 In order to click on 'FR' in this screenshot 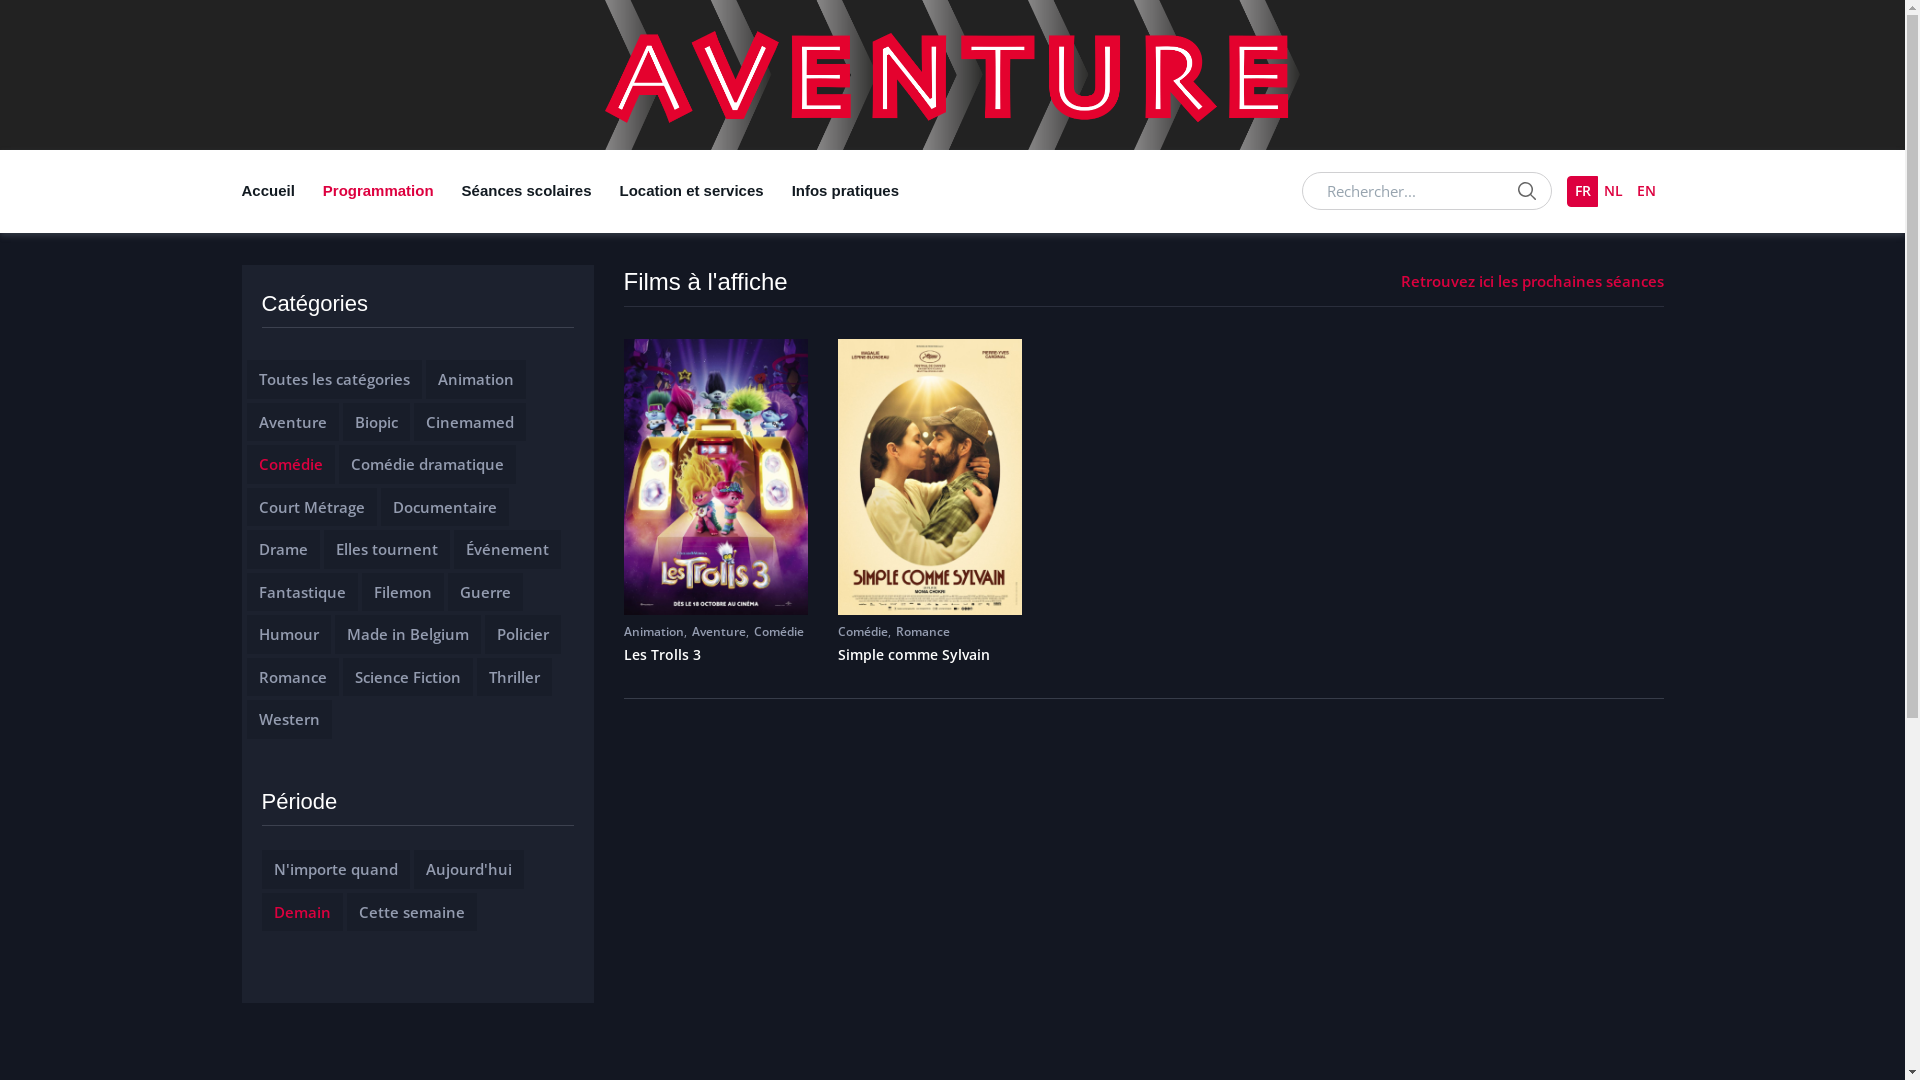, I will do `click(1565, 191)`.